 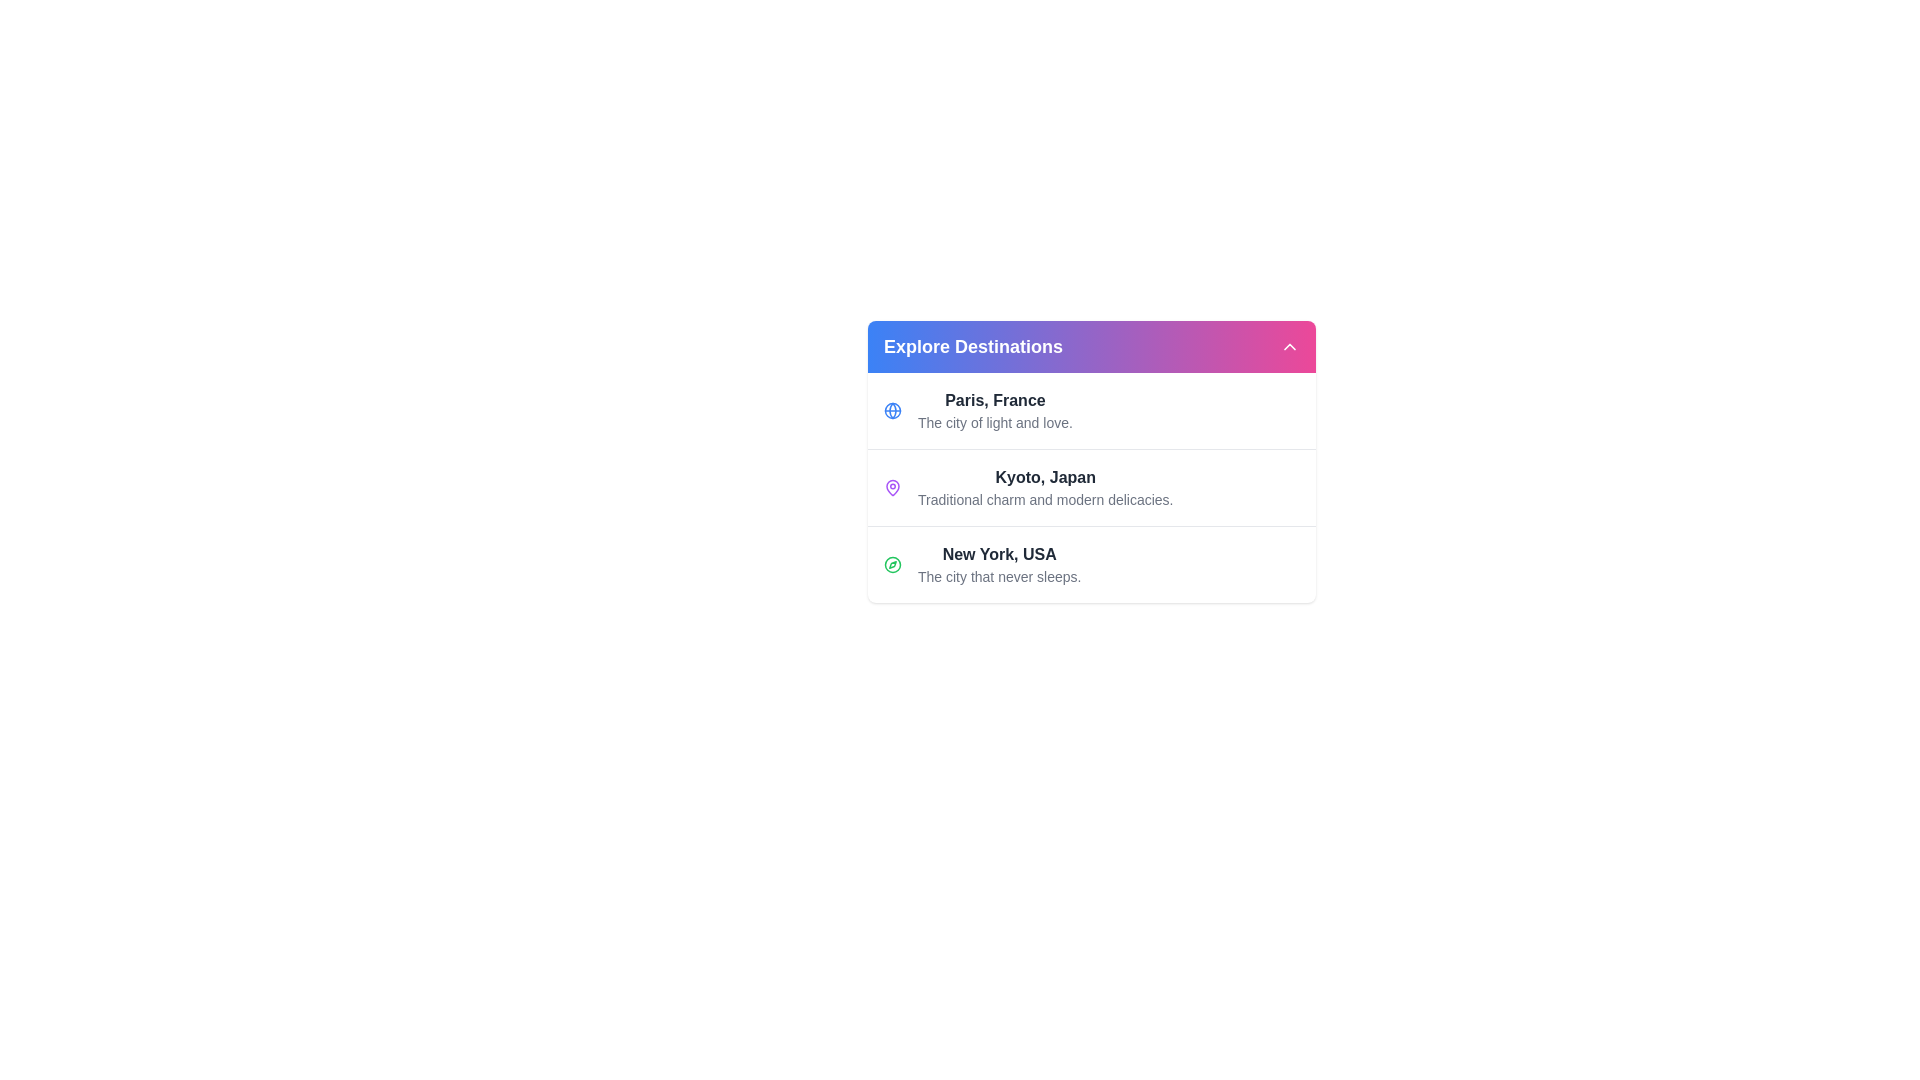 What do you see at coordinates (891, 410) in the screenshot?
I see `the small circular globe icon filled with blue color, which represents 'Paris, France' in the 'Explore Destinations' section` at bounding box center [891, 410].